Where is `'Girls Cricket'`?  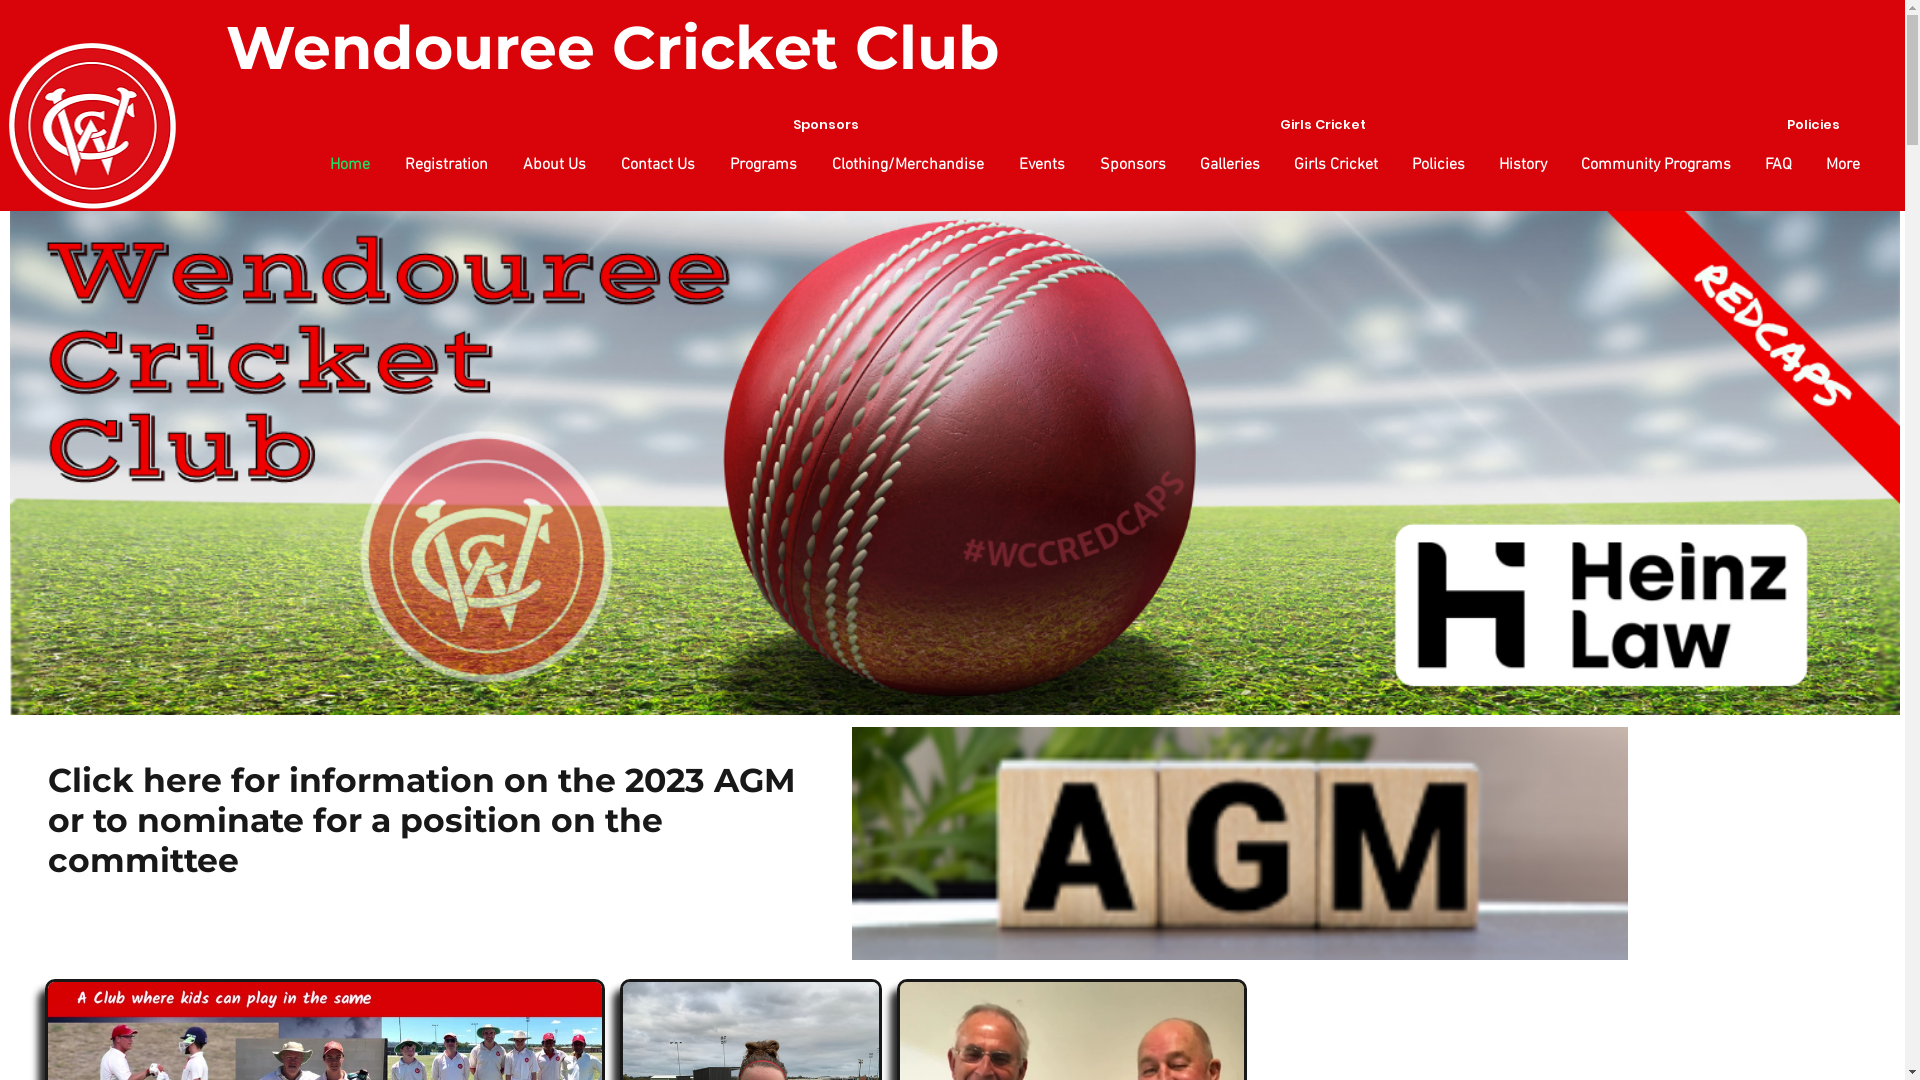 'Girls Cricket' is located at coordinates (1334, 164).